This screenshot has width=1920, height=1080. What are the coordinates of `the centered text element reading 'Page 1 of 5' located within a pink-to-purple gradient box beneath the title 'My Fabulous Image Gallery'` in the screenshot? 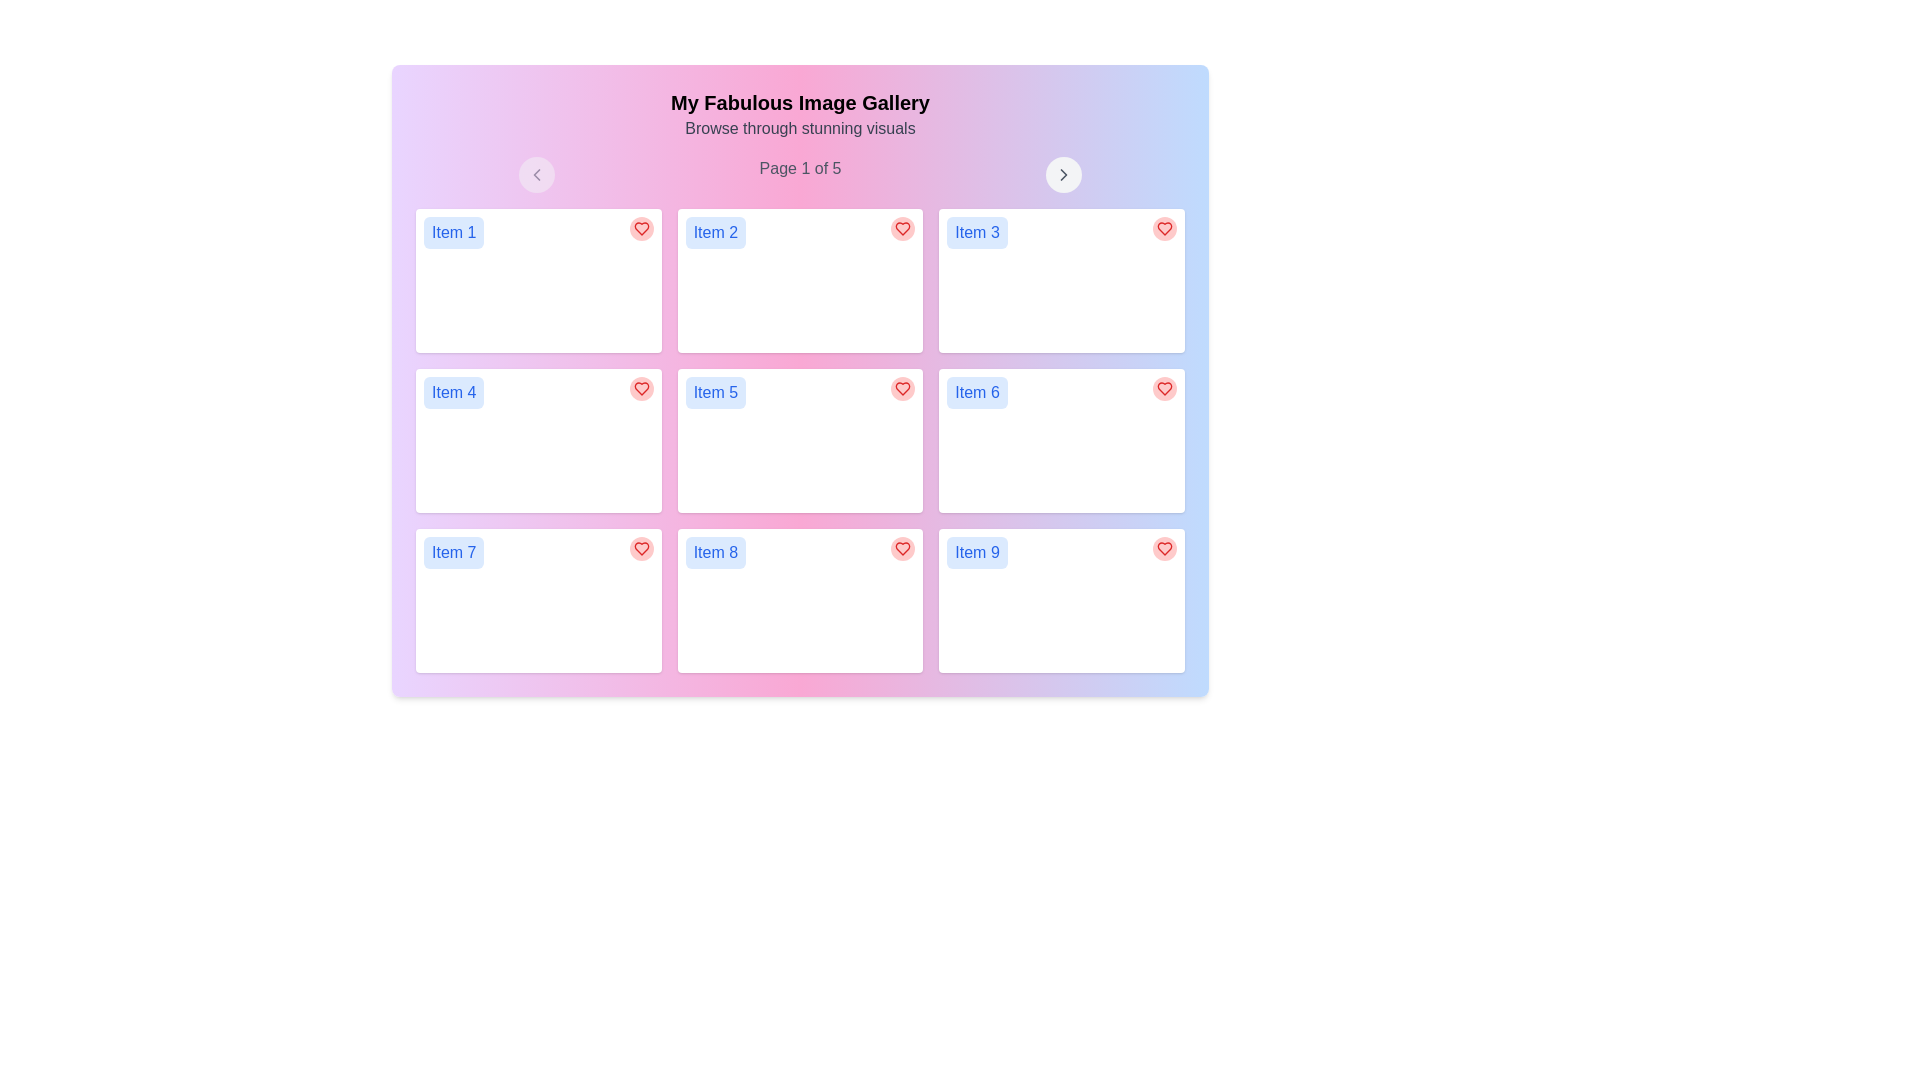 It's located at (800, 173).